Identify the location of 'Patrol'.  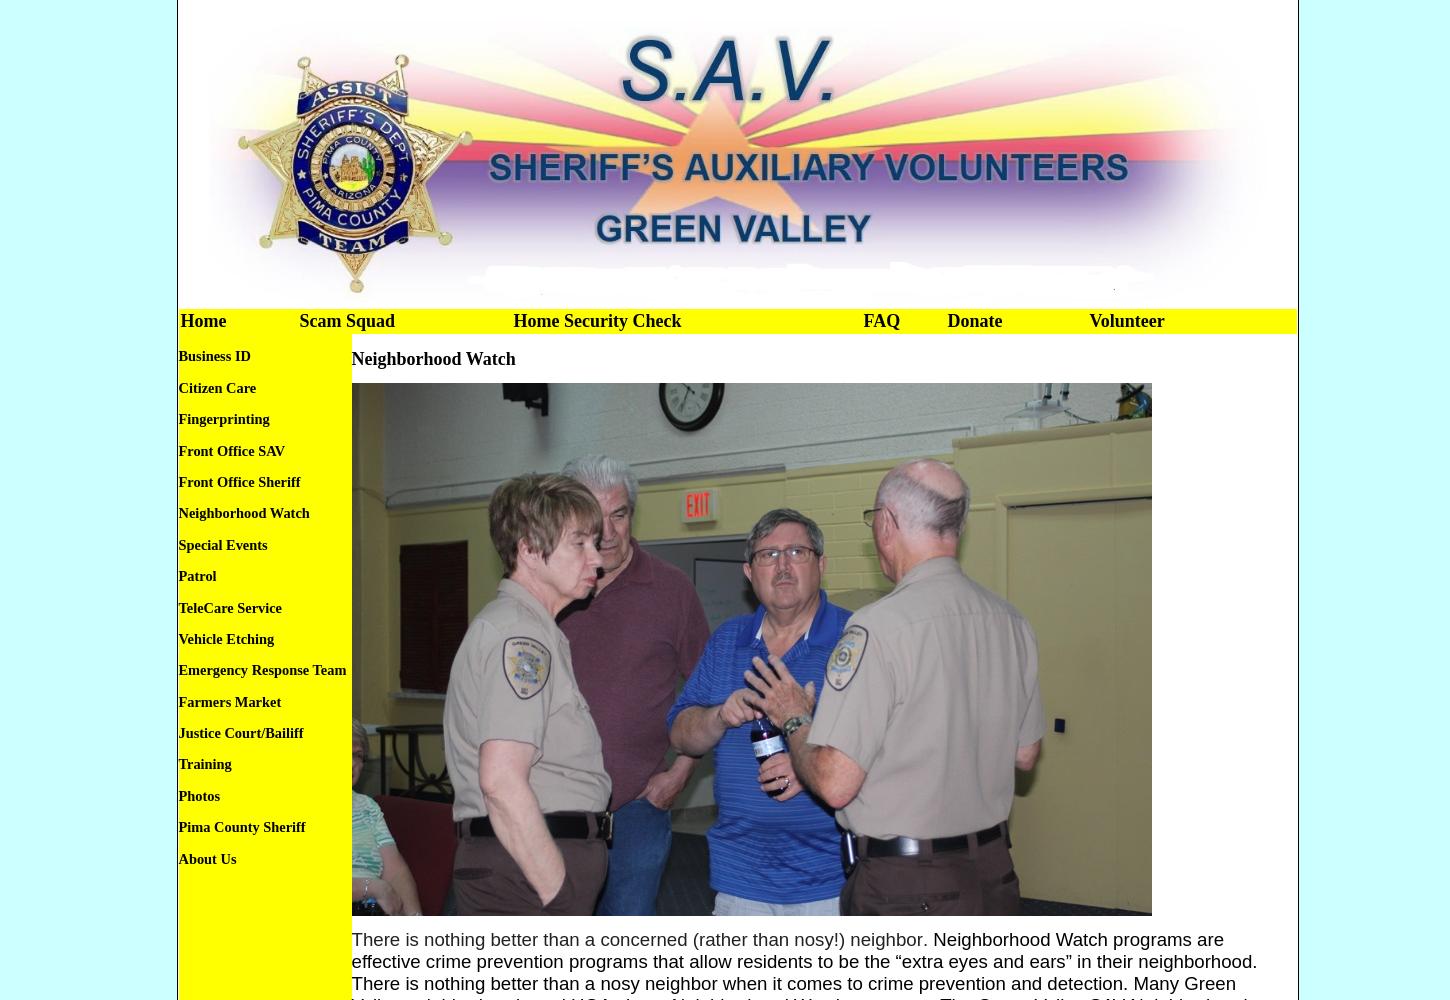
(196, 575).